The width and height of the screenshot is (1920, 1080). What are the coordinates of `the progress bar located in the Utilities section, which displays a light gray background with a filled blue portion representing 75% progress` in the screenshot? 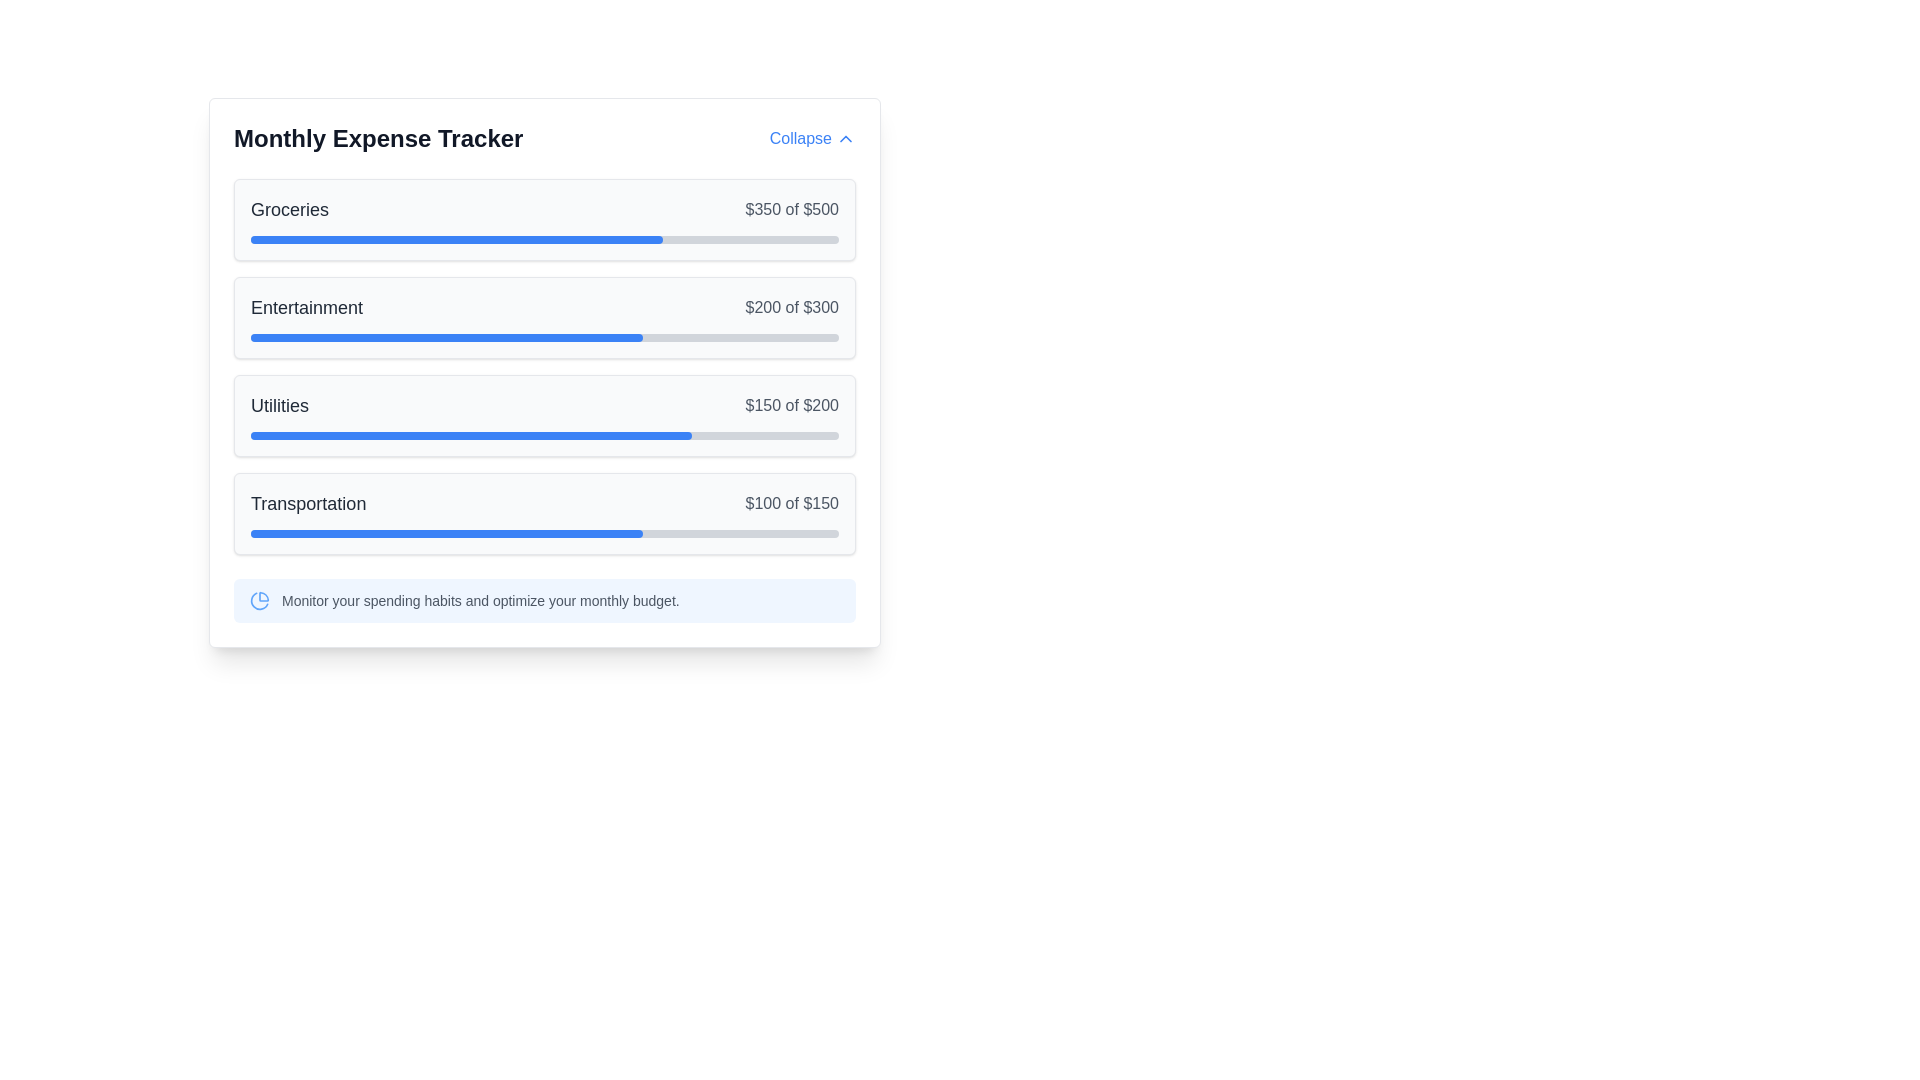 It's located at (545, 434).